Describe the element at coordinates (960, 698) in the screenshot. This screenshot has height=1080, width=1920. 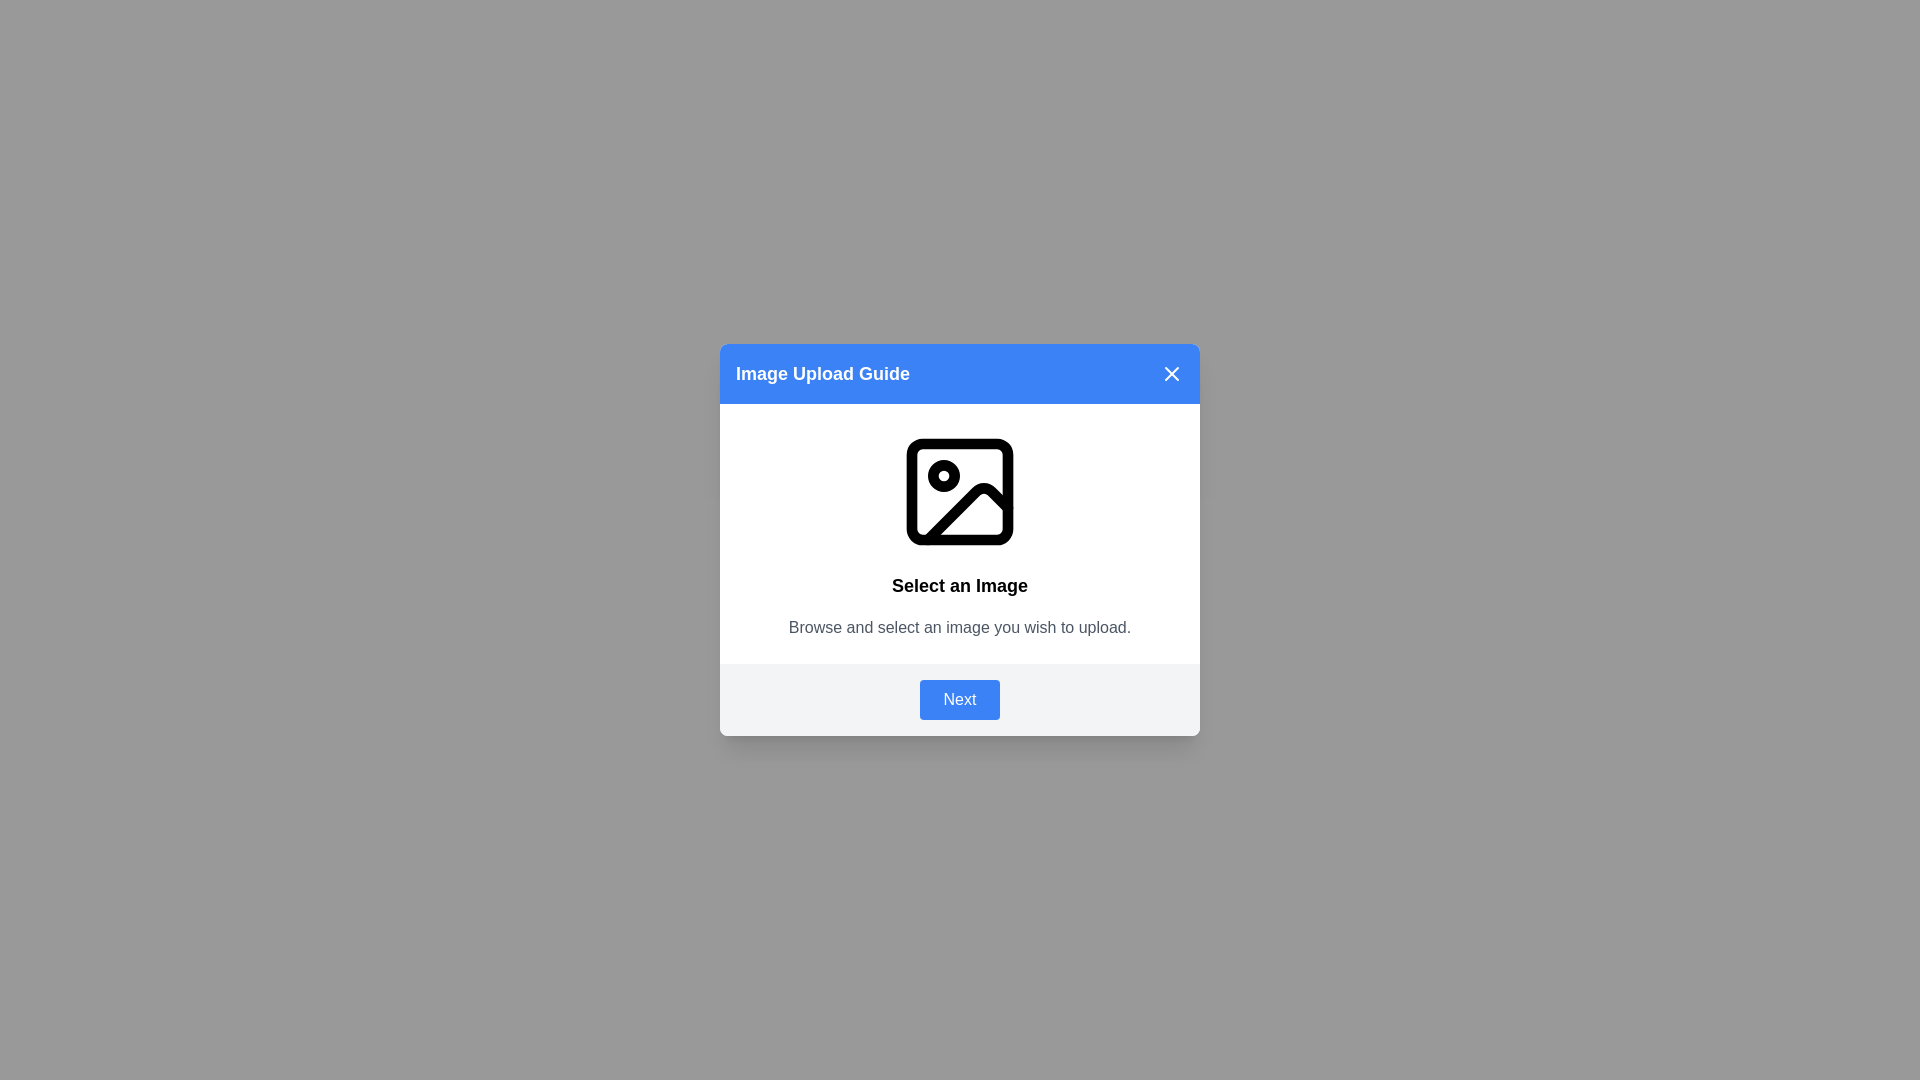
I see `the 'Next' button to proceed to the next step` at that location.